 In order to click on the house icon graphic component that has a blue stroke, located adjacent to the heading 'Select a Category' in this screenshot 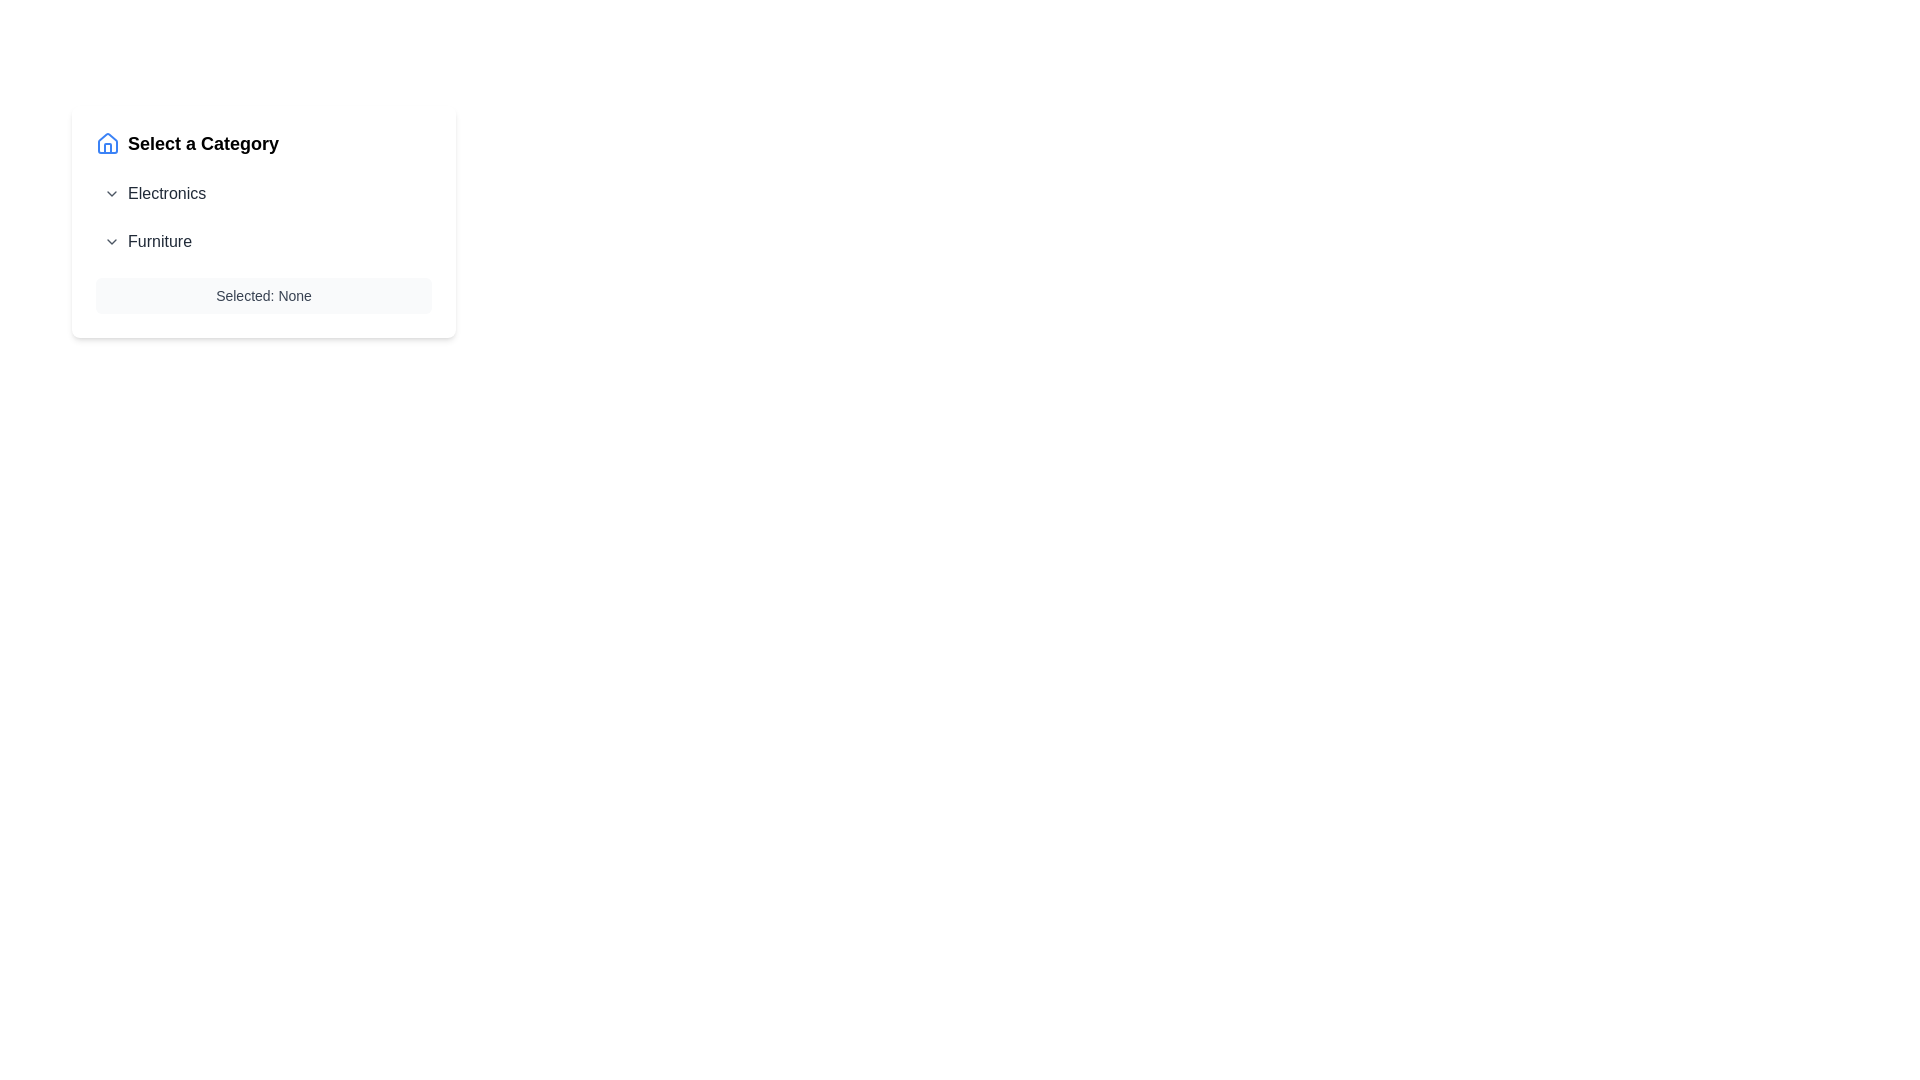, I will do `click(107, 142)`.